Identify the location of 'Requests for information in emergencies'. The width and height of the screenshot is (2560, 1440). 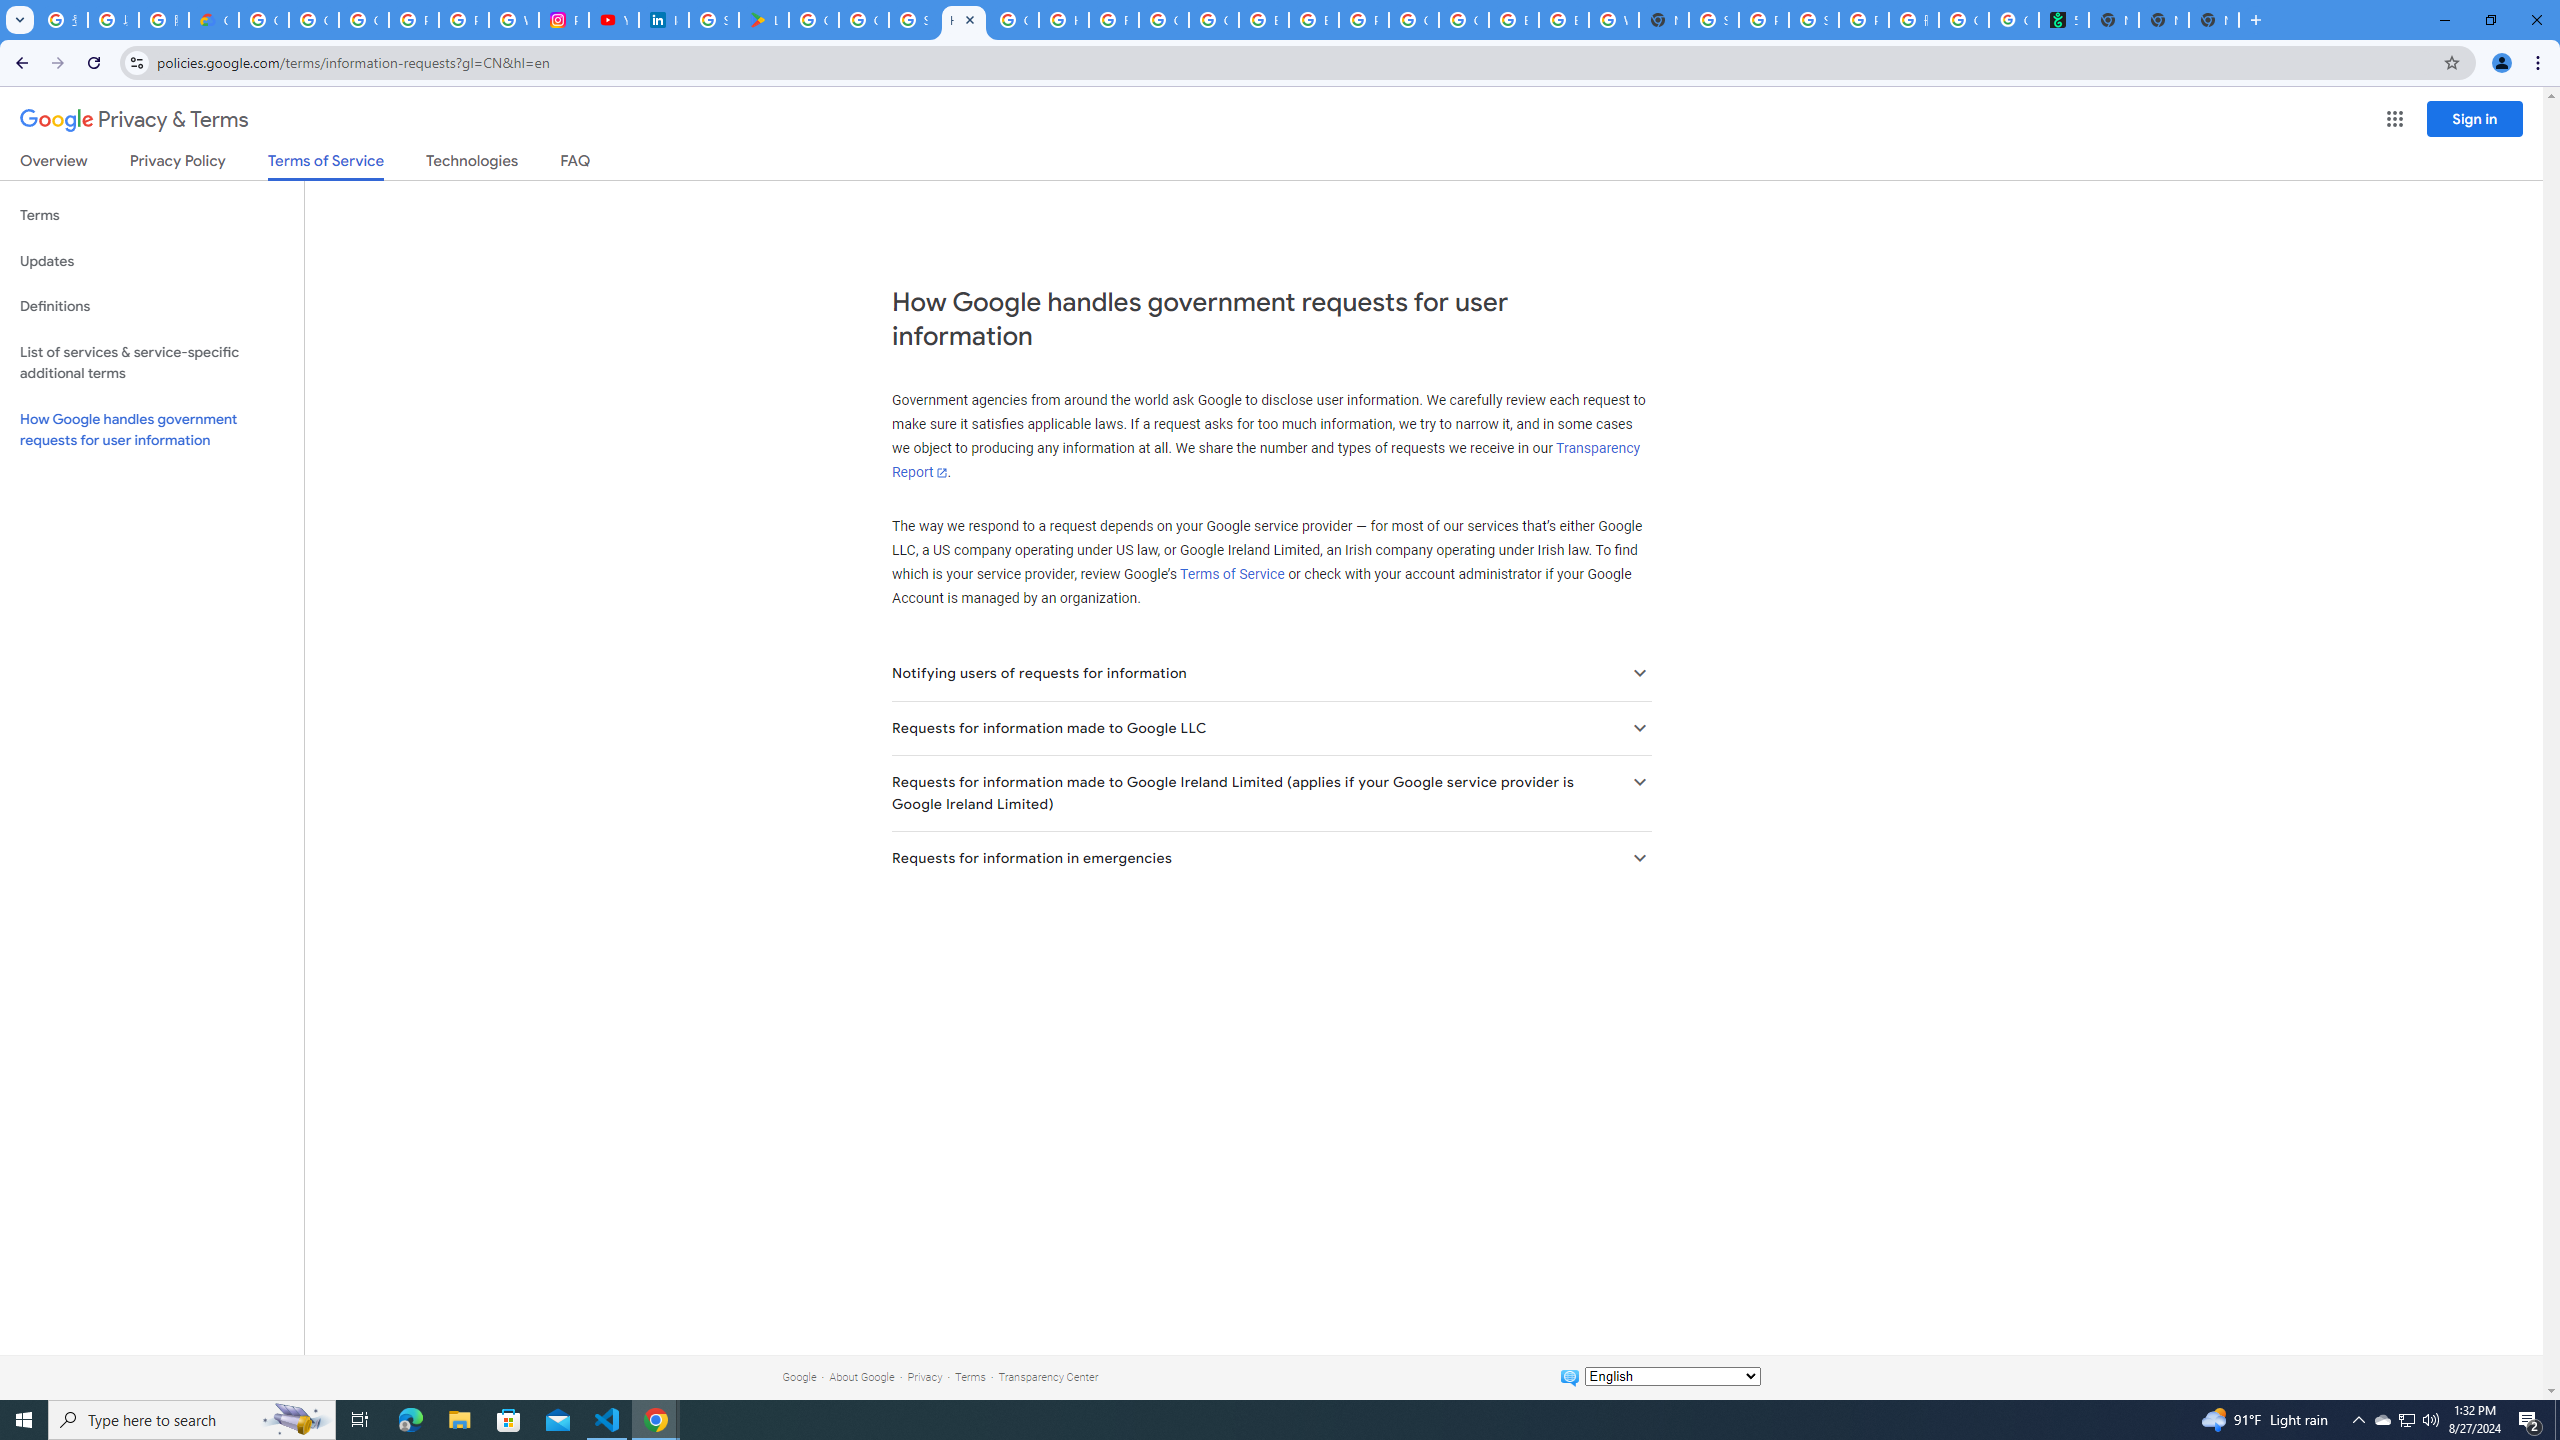
(1271, 857).